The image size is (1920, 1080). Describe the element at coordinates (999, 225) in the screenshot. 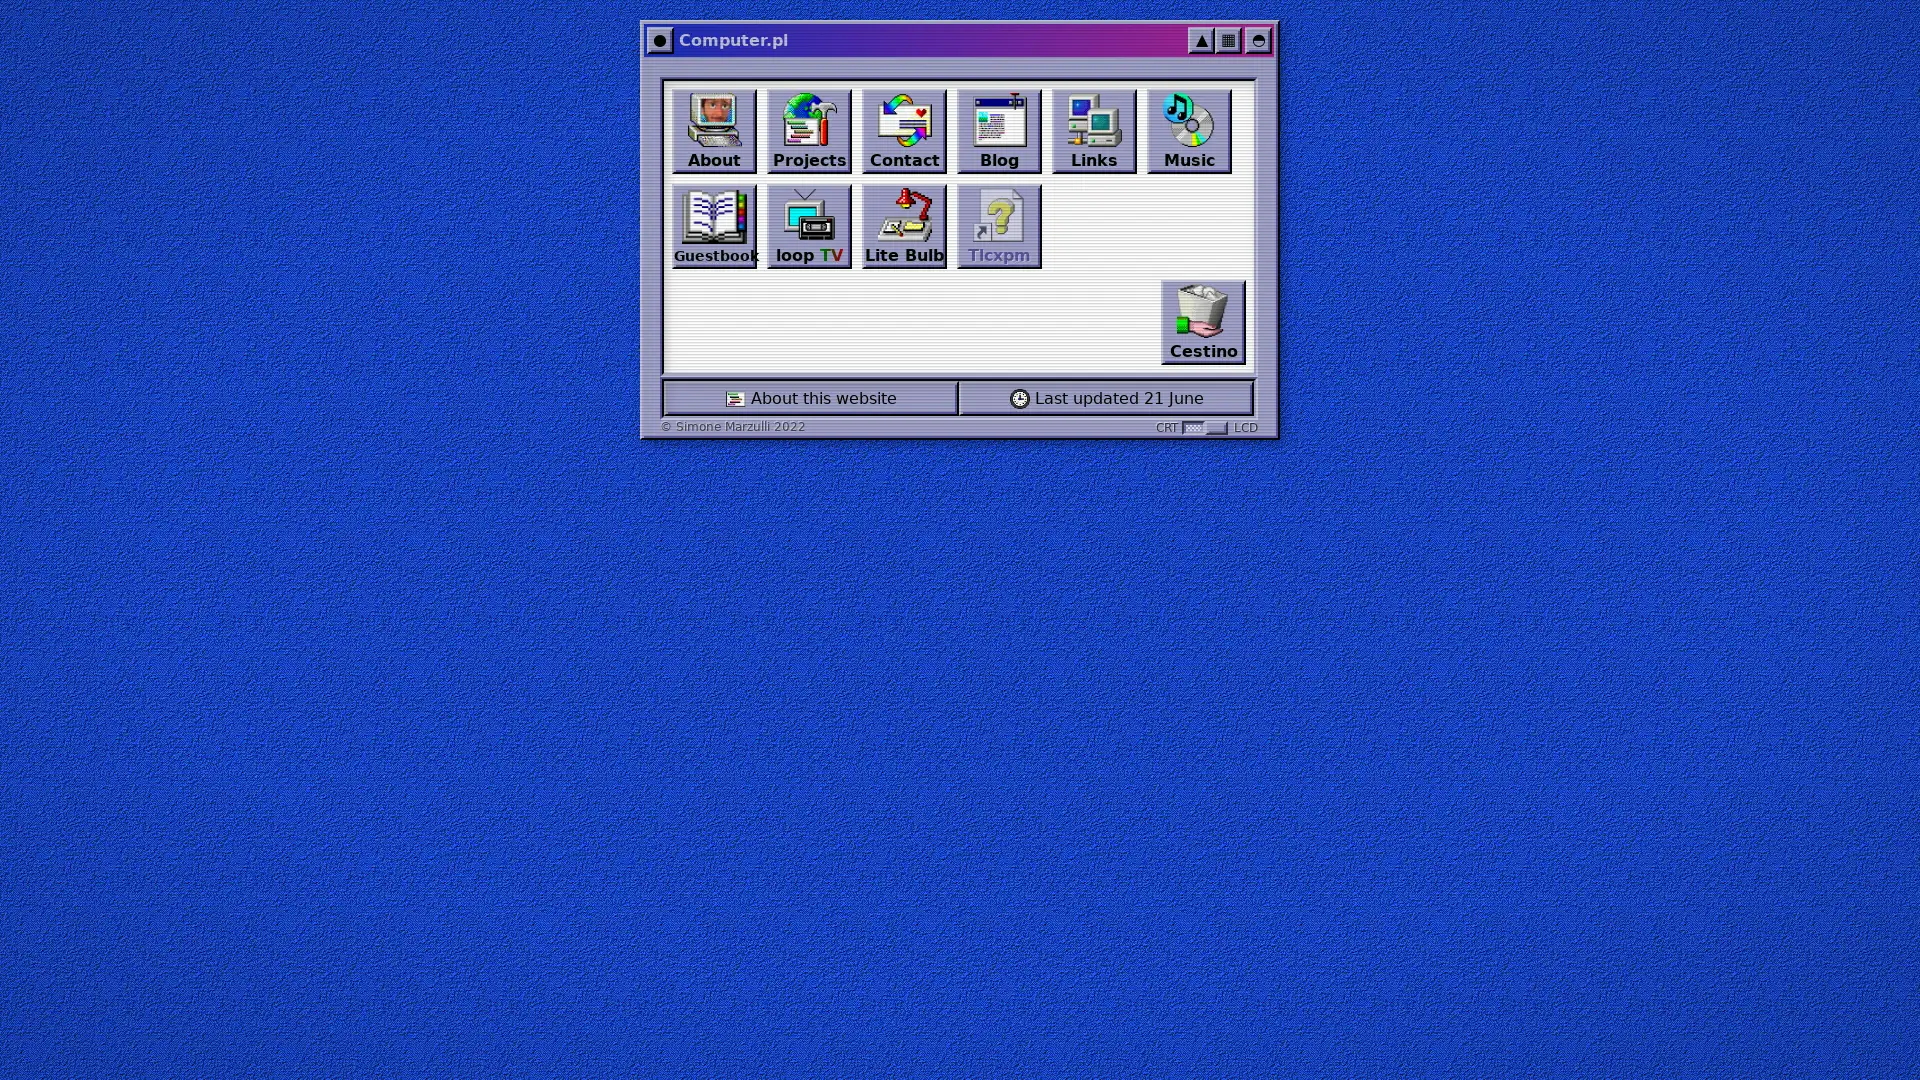

I see `corrupted file icon Xhkova` at that location.